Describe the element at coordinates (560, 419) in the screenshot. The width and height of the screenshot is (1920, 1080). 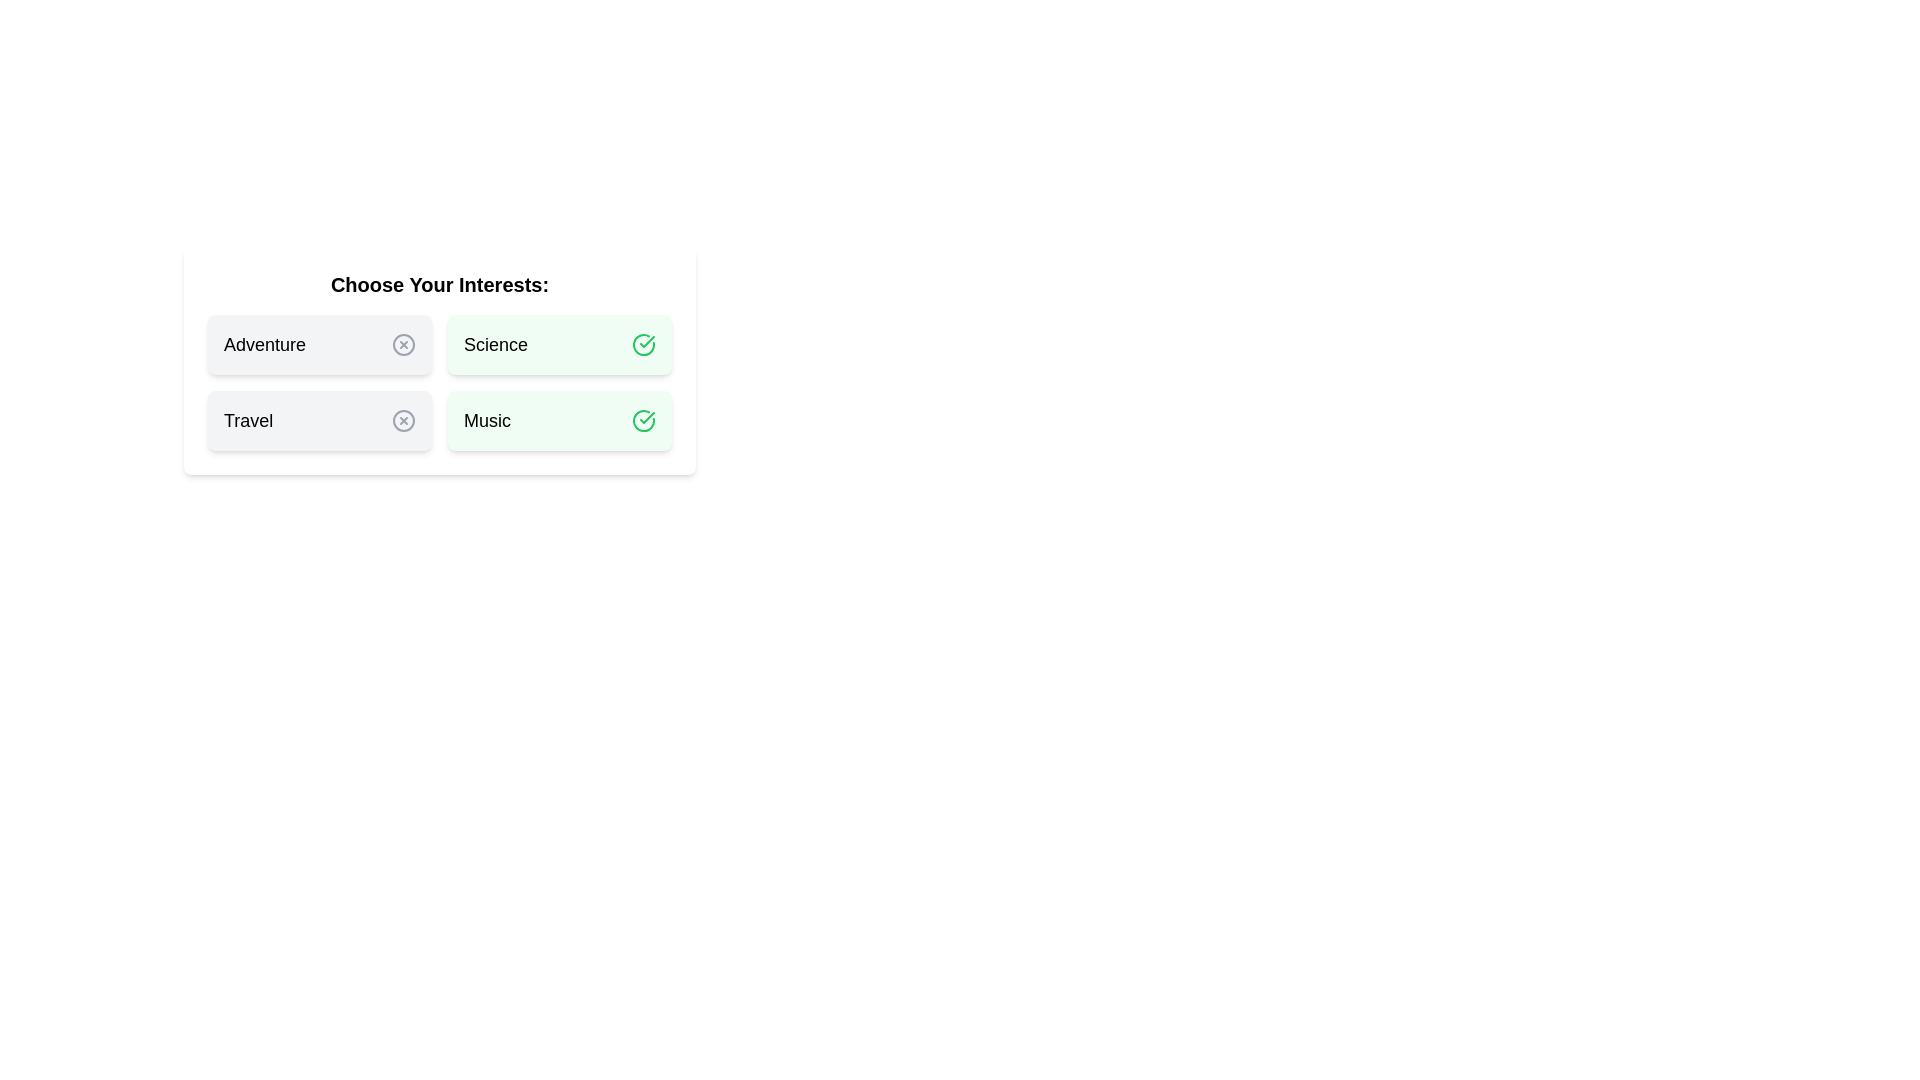
I see `the chip labeled Music to observe hover effects` at that location.